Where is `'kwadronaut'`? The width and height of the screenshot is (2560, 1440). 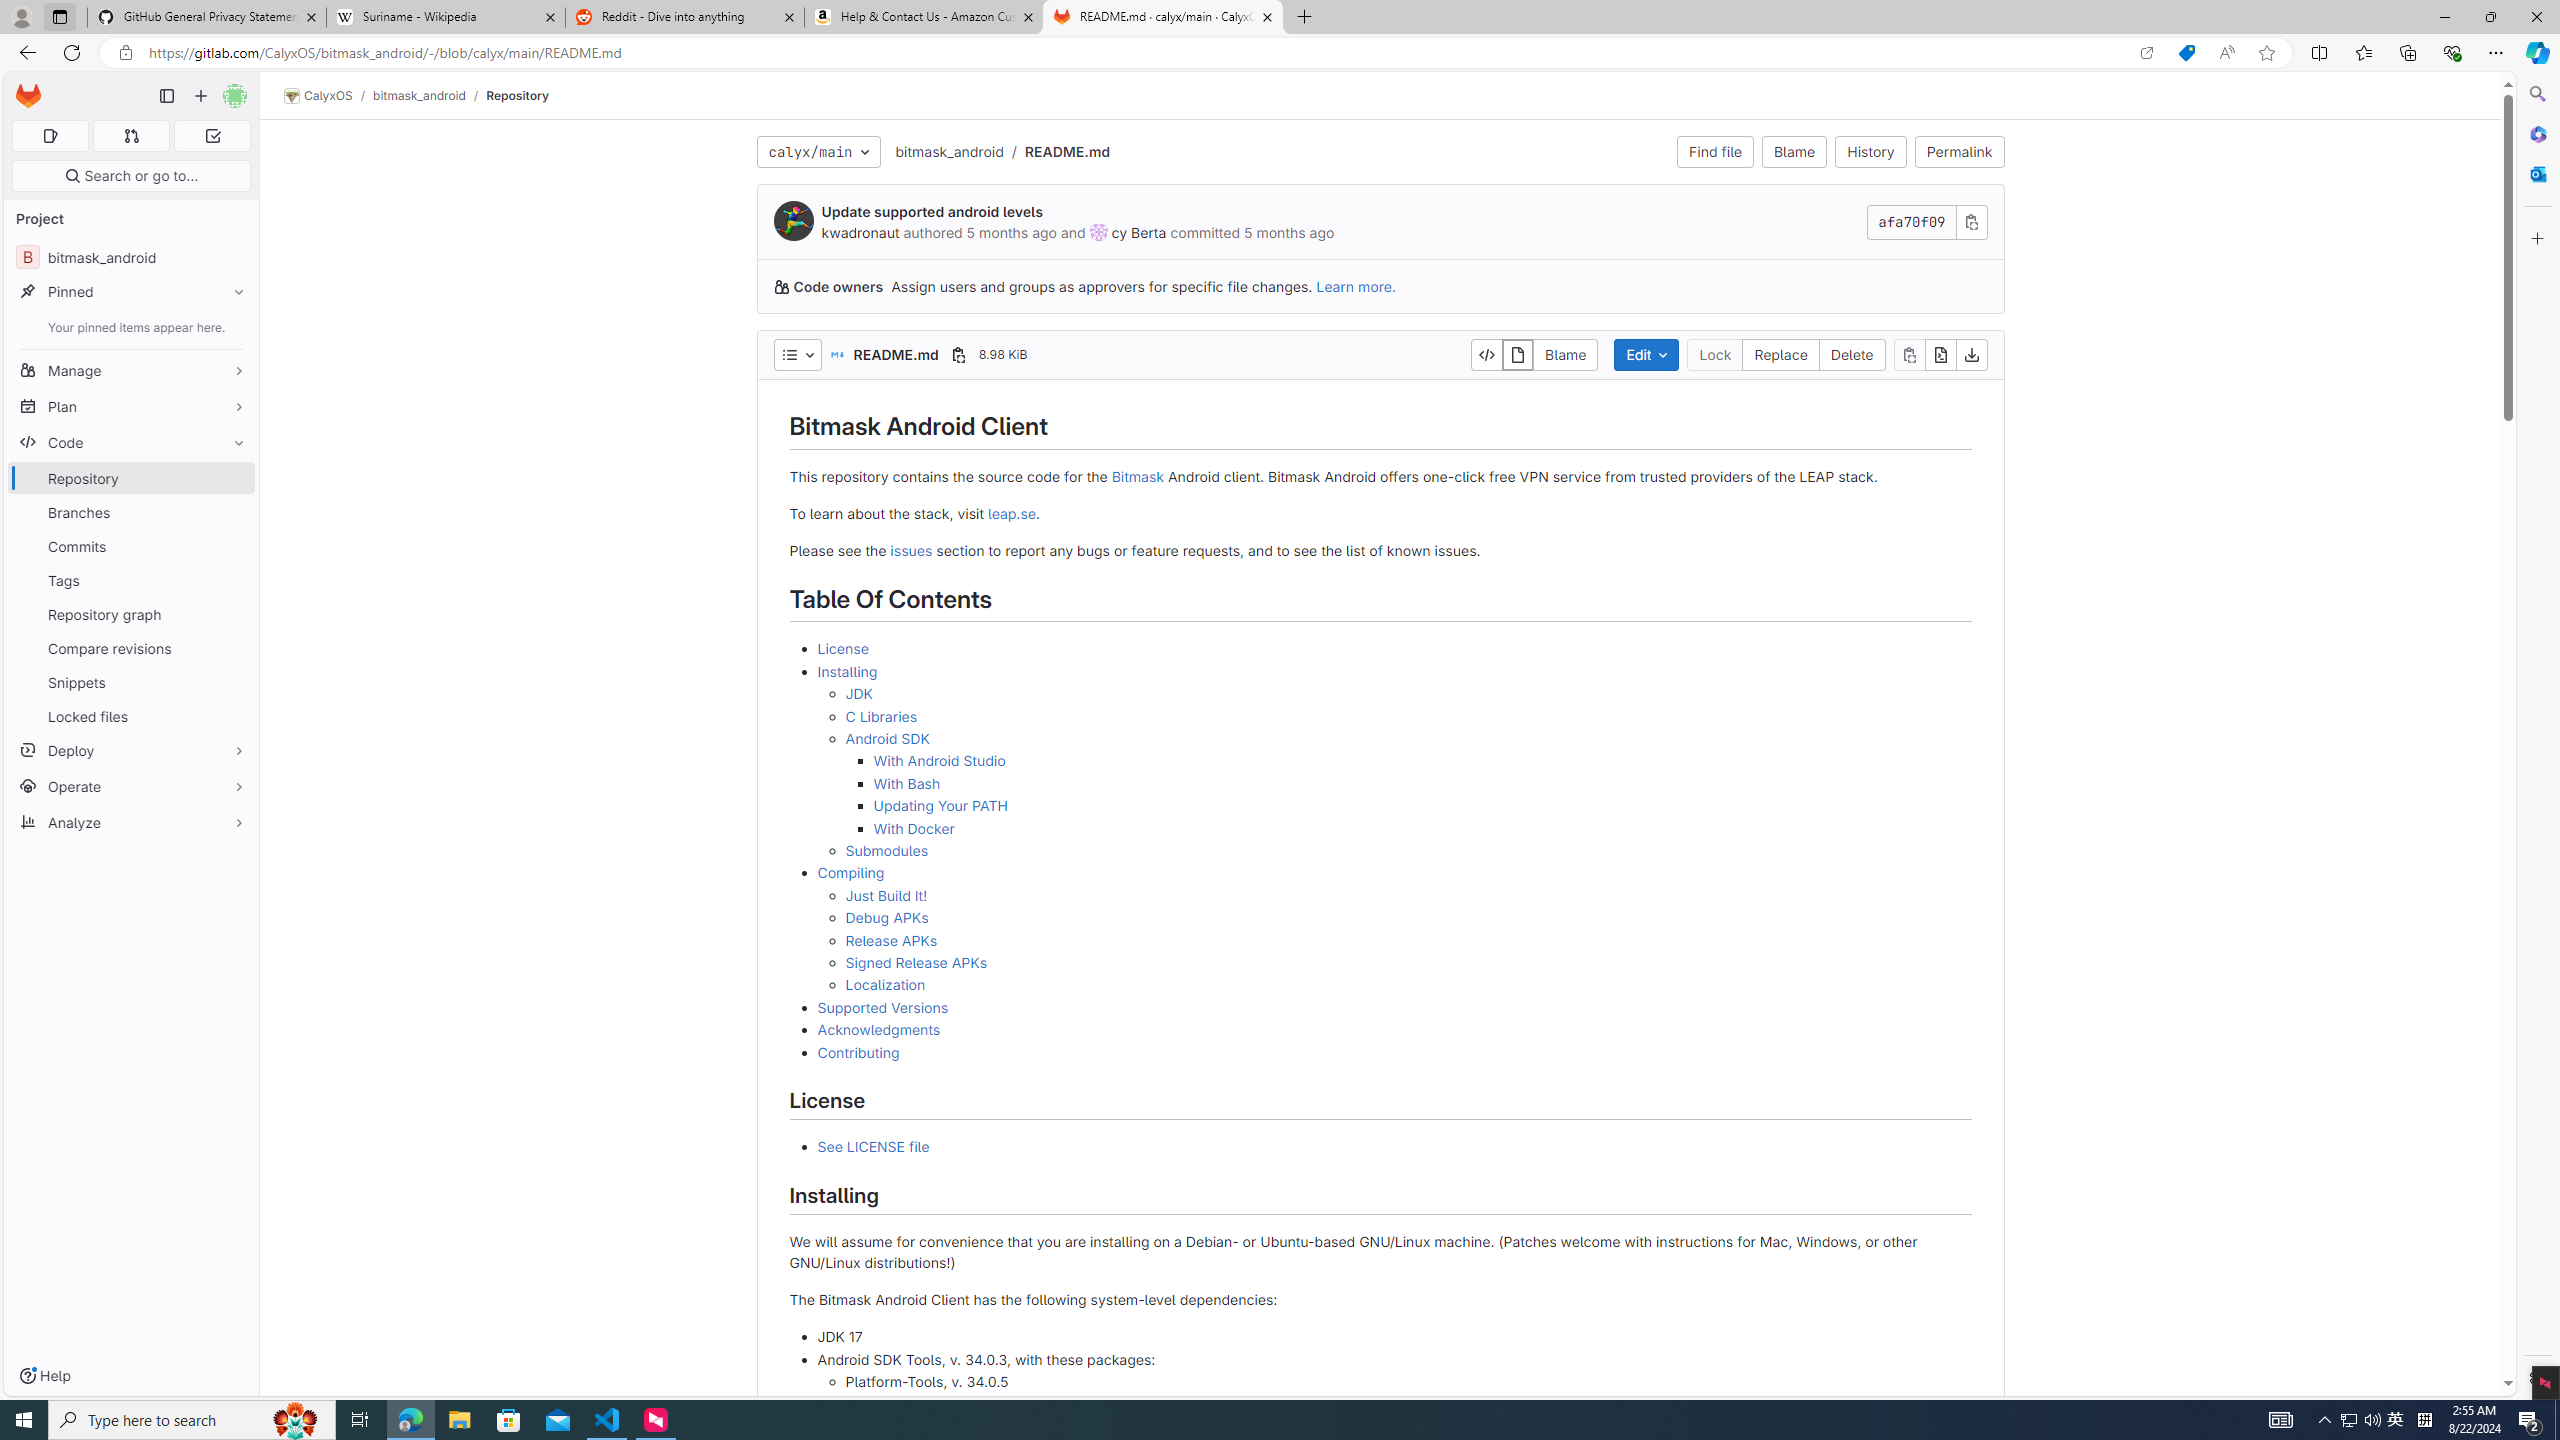 'kwadronaut' is located at coordinates (792, 221).